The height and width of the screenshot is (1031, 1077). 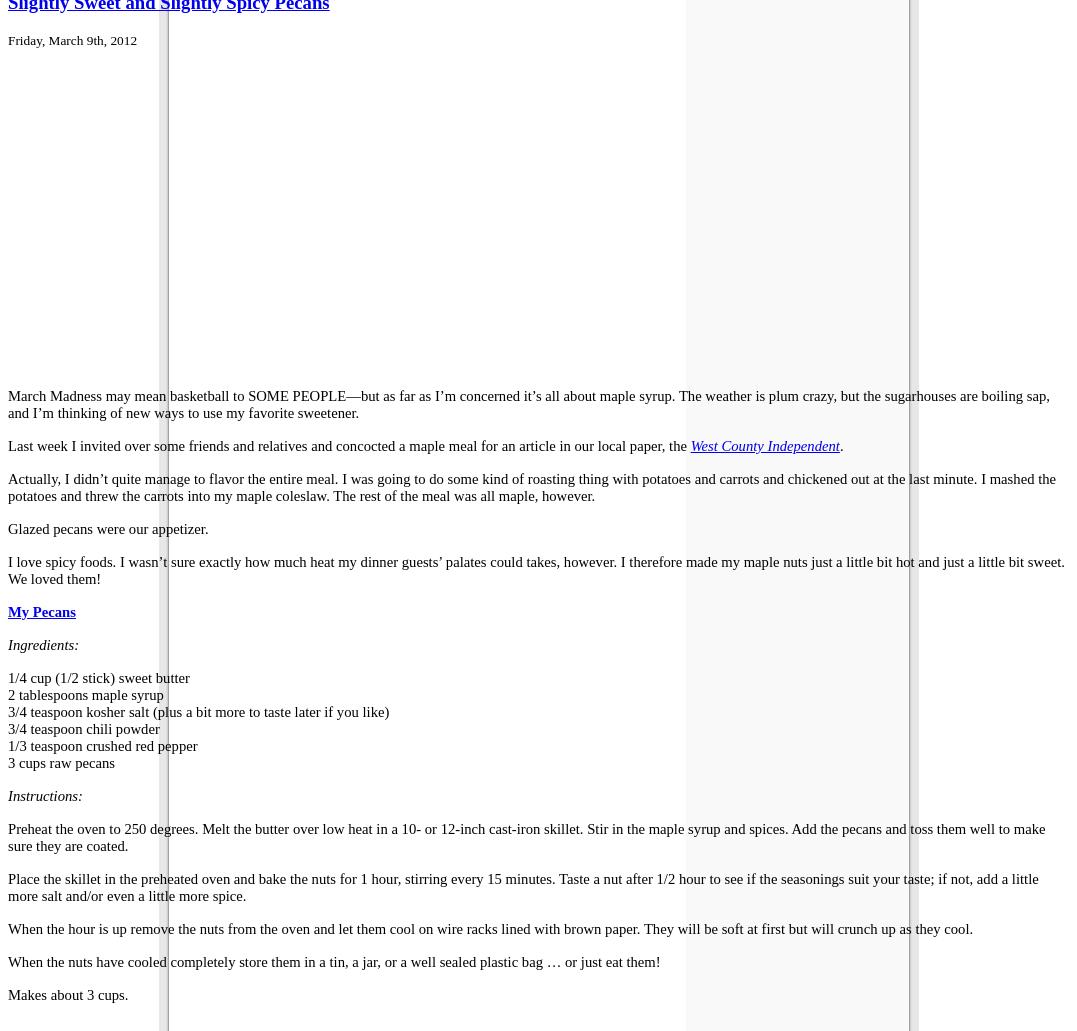 What do you see at coordinates (45, 794) in the screenshot?
I see `'Instructions:'` at bounding box center [45, 794].